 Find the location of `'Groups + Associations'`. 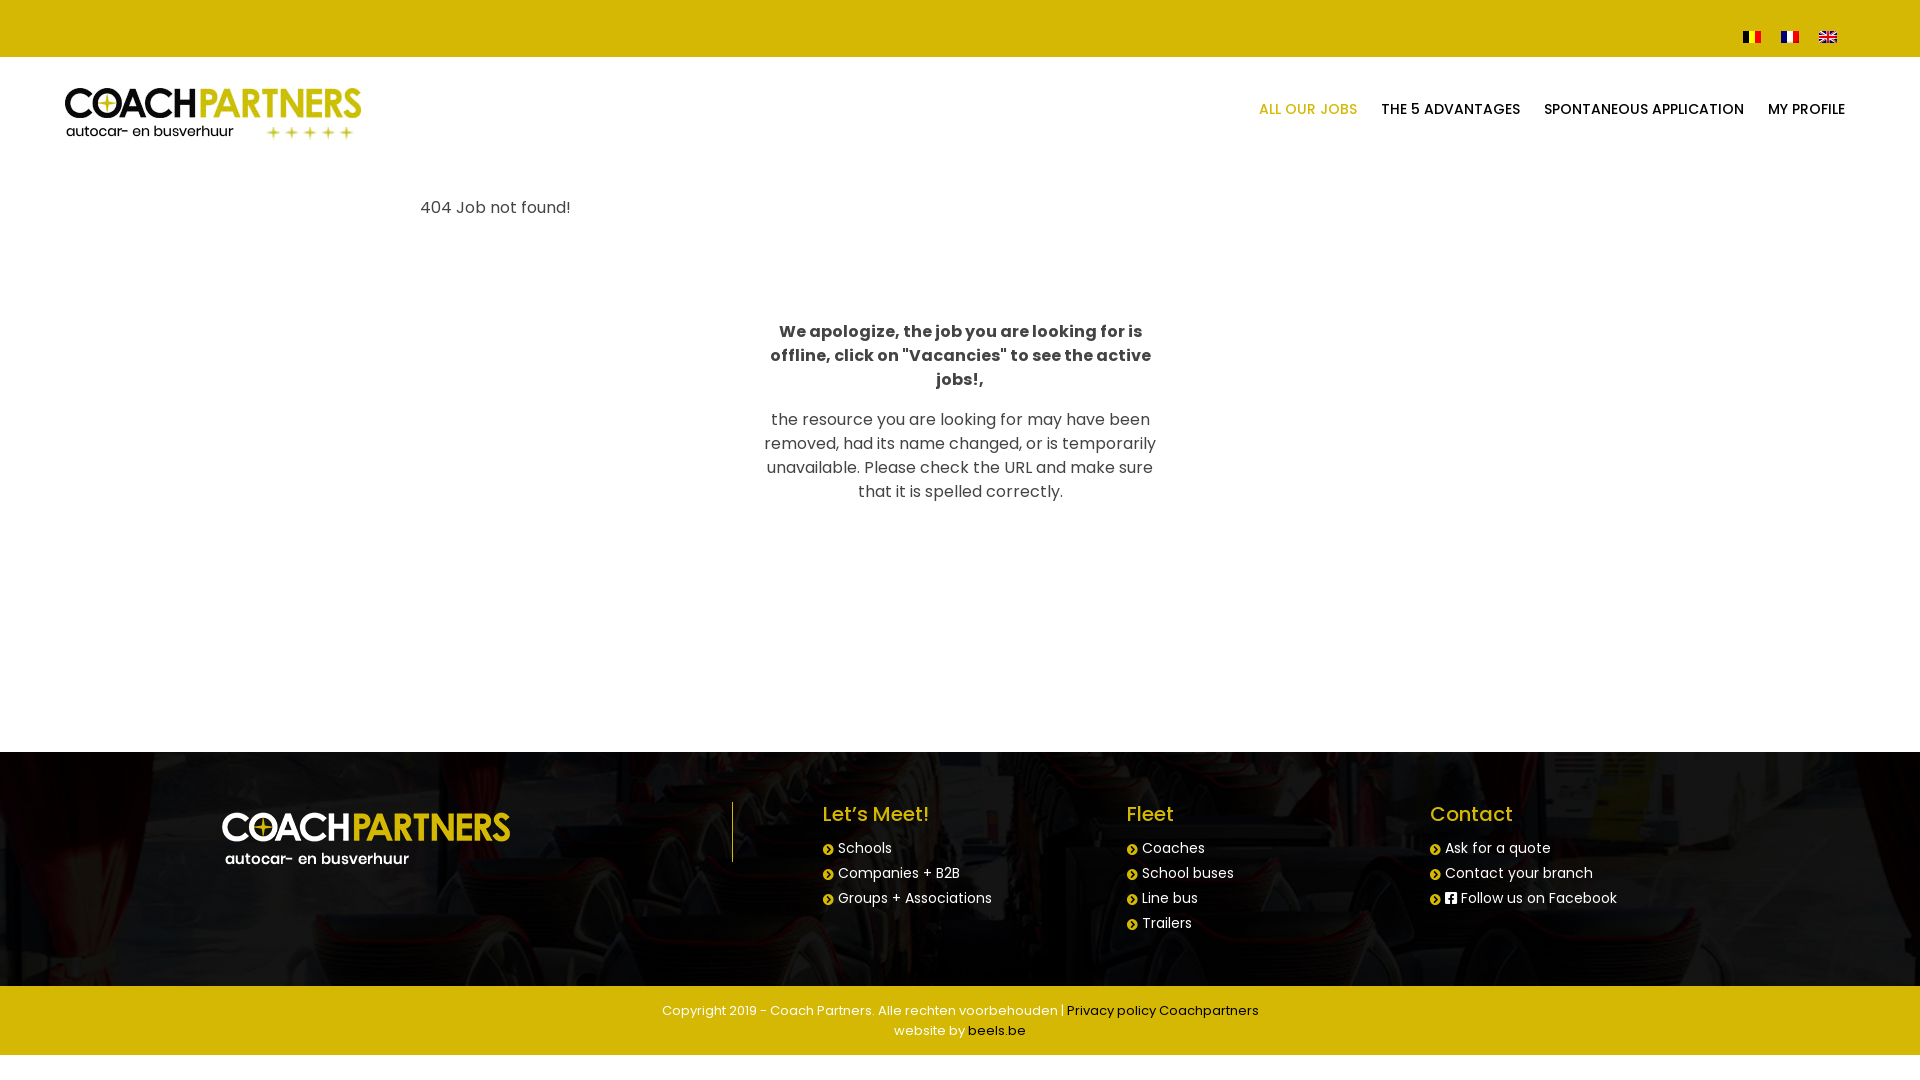

'Groups + Associations' is located at coordinates (914, 897).